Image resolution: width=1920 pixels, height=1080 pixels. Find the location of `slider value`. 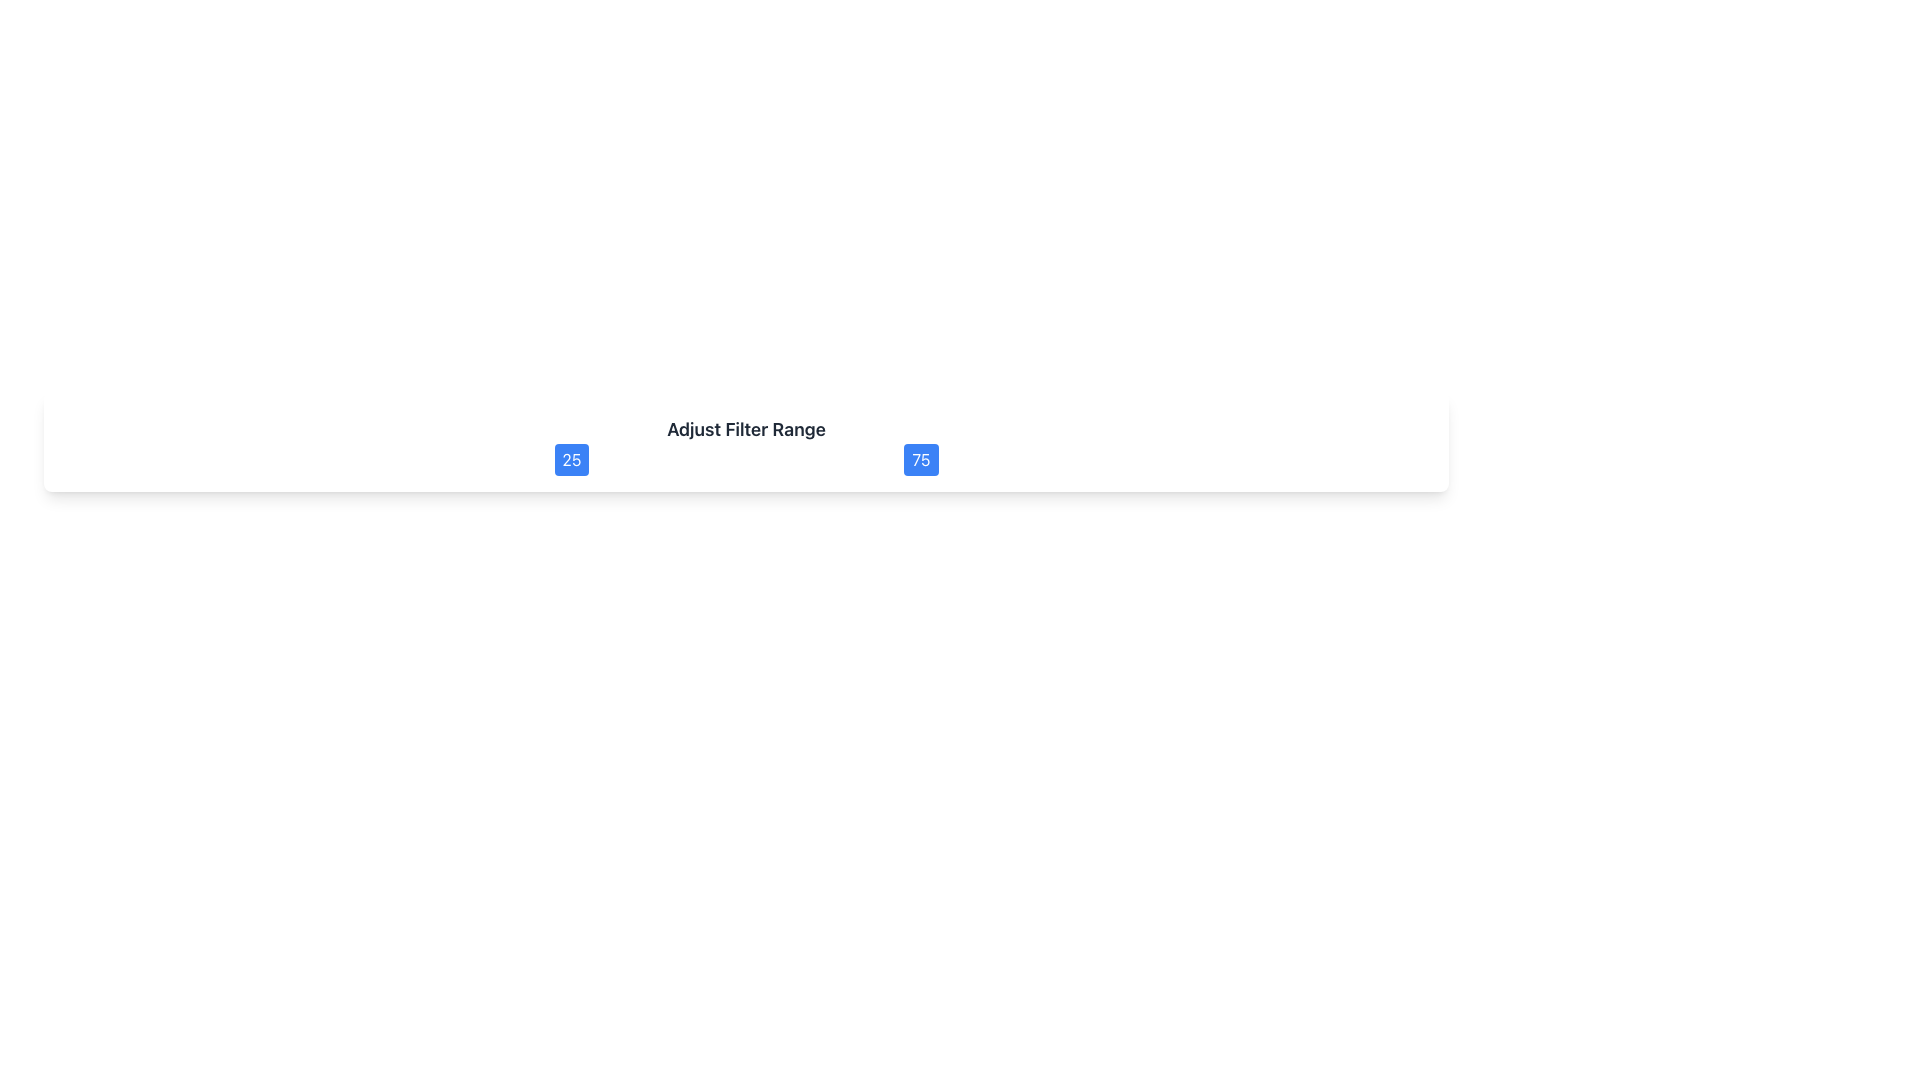

slider value is located at coordinates (843, 470).